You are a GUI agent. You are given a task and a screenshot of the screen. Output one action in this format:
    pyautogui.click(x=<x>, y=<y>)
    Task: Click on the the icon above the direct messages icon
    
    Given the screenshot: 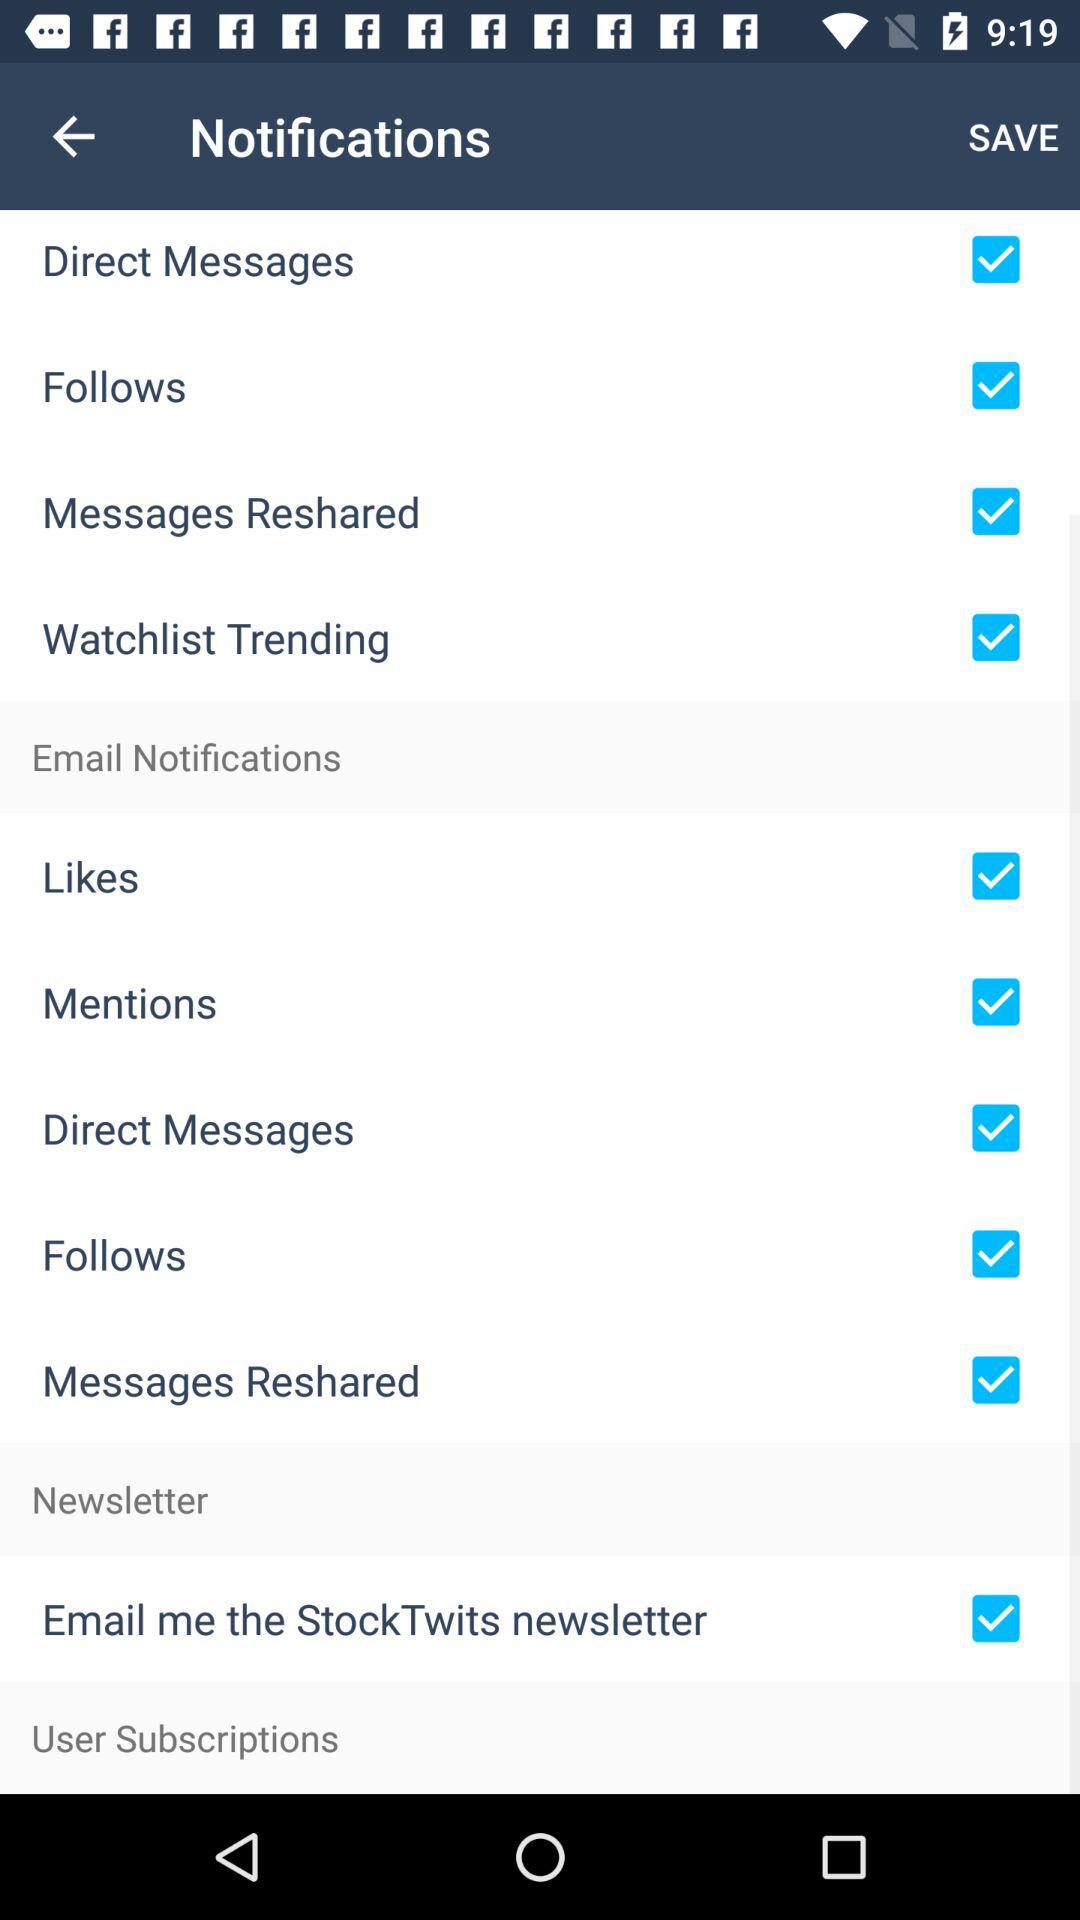 What is the action you would take?
    pyautogui.click(x=72, y=135)
    